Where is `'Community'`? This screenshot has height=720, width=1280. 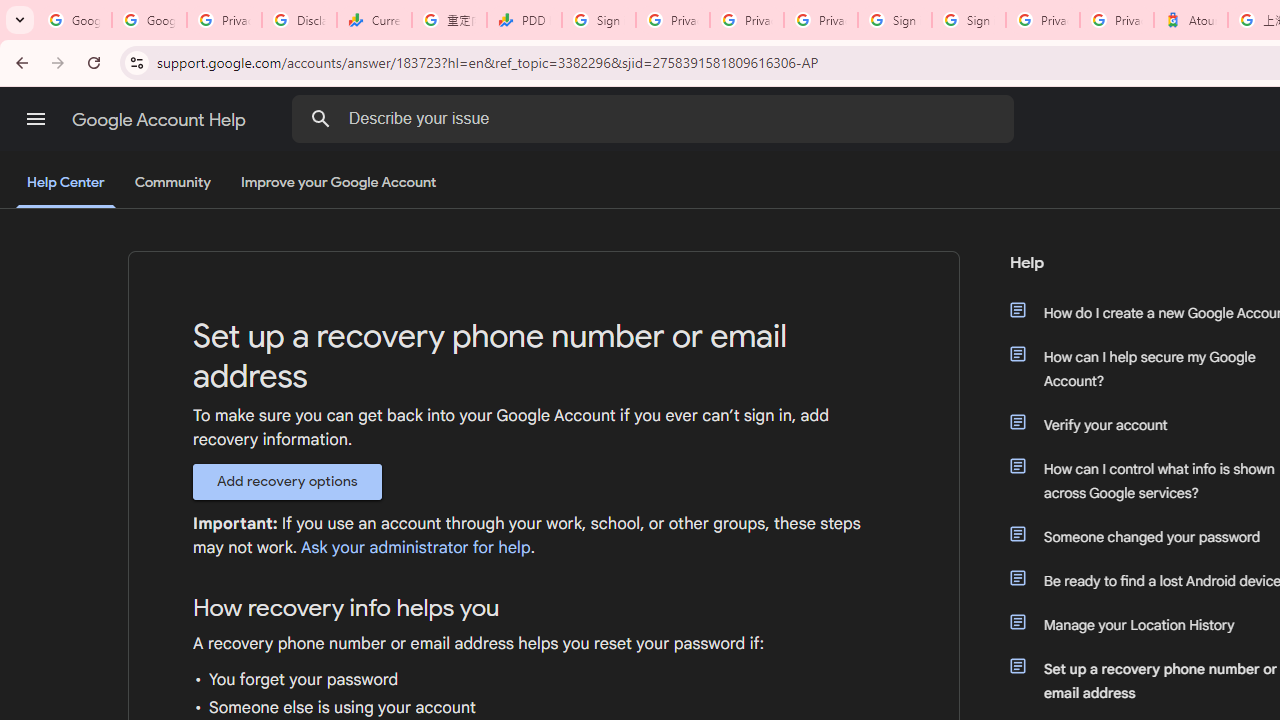
'Community' is located at coordinates (172, 183).